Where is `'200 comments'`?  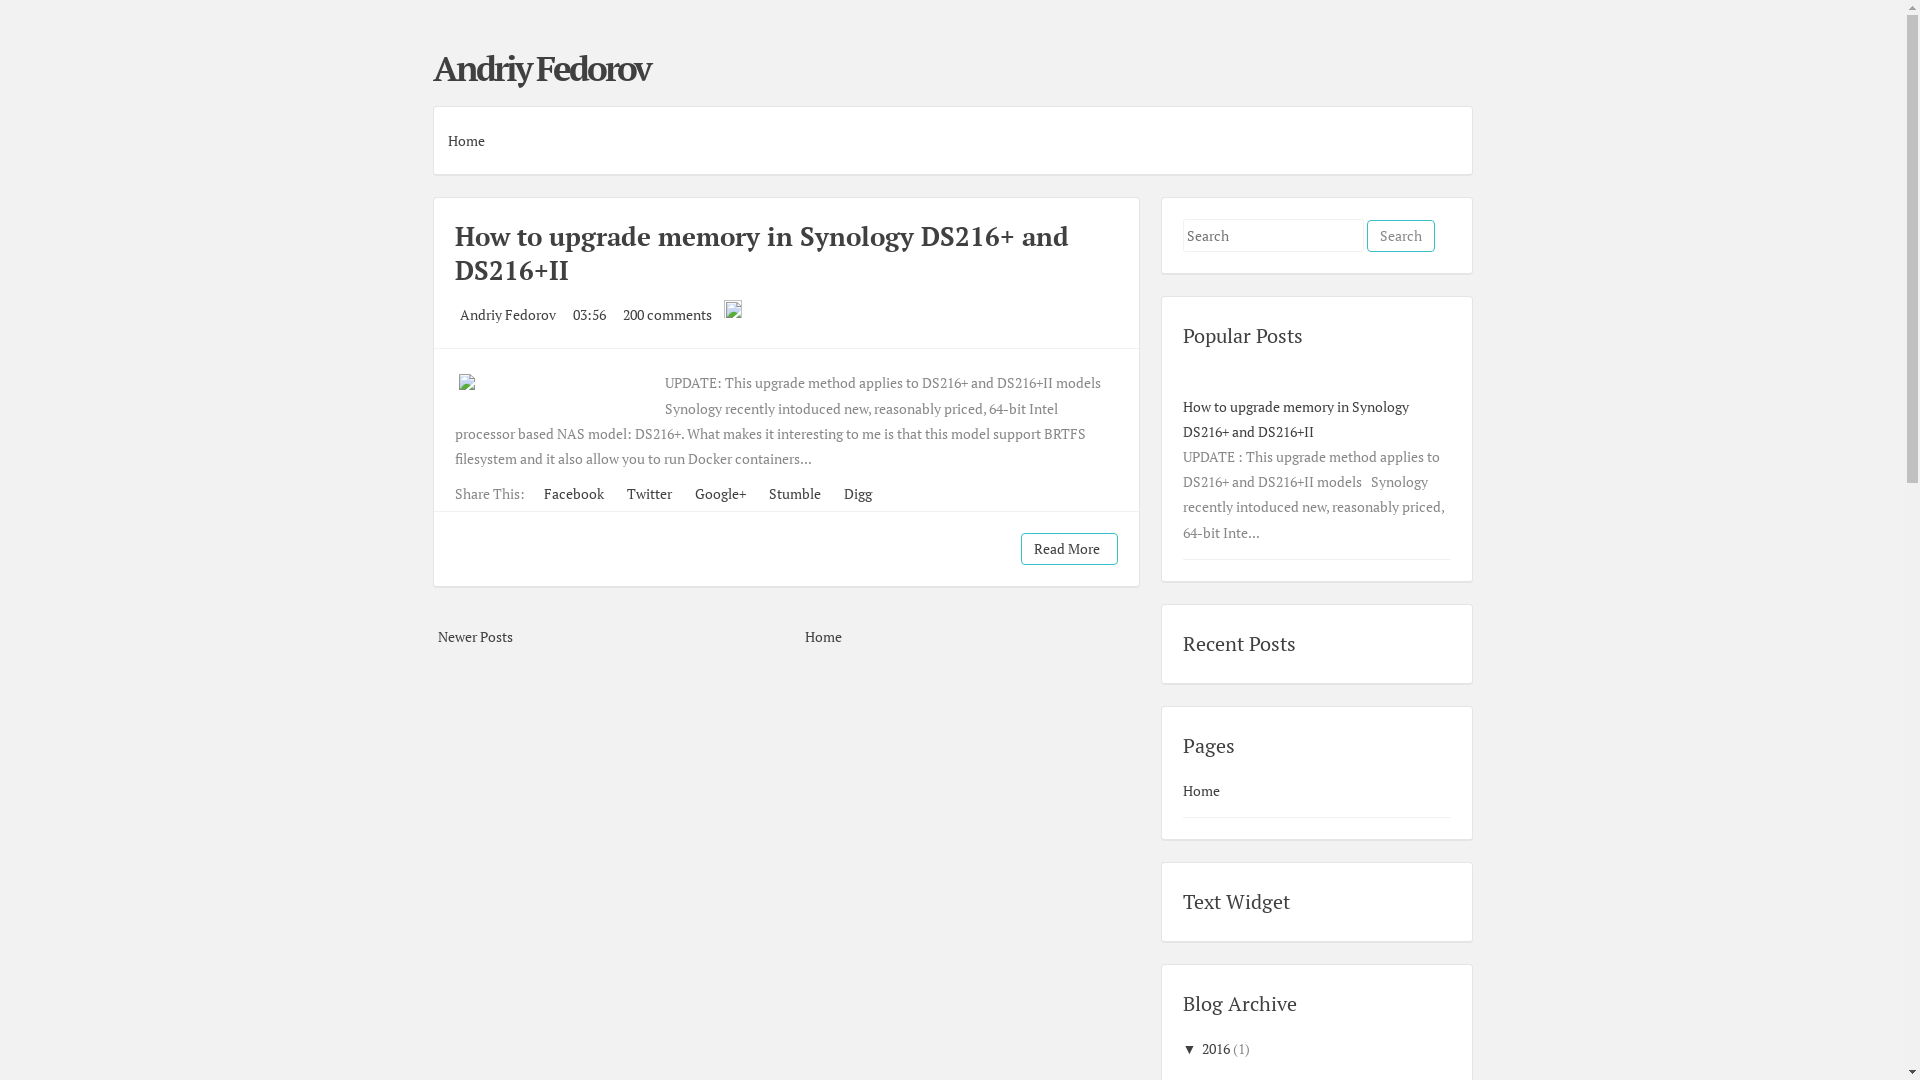 '200 comments' is located at coordinates (621, 314).